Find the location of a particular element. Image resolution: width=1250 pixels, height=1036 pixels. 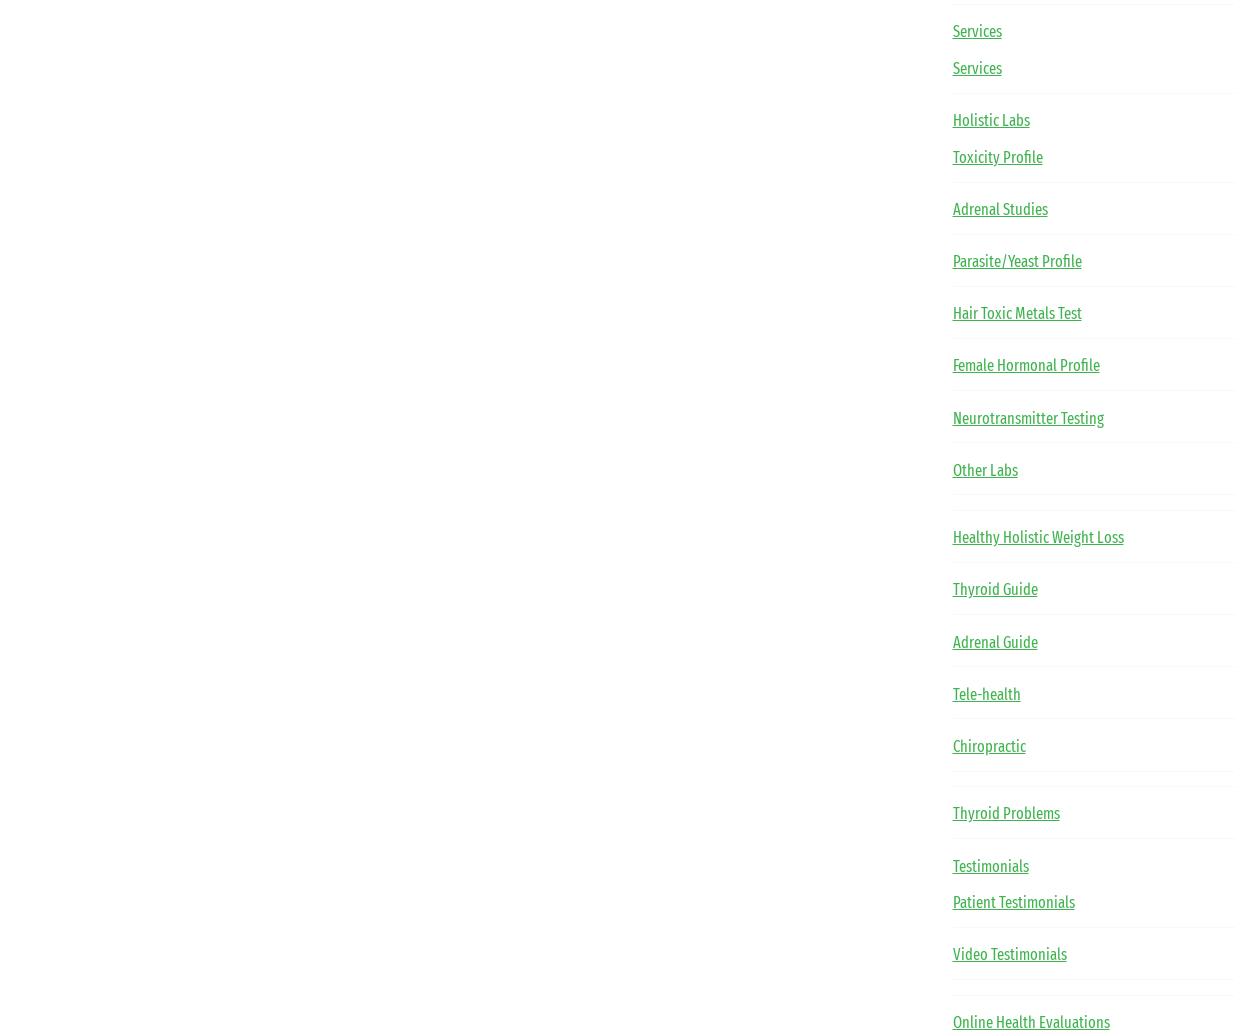

'Adrenal Studies' is located at coordinates (998, 208).